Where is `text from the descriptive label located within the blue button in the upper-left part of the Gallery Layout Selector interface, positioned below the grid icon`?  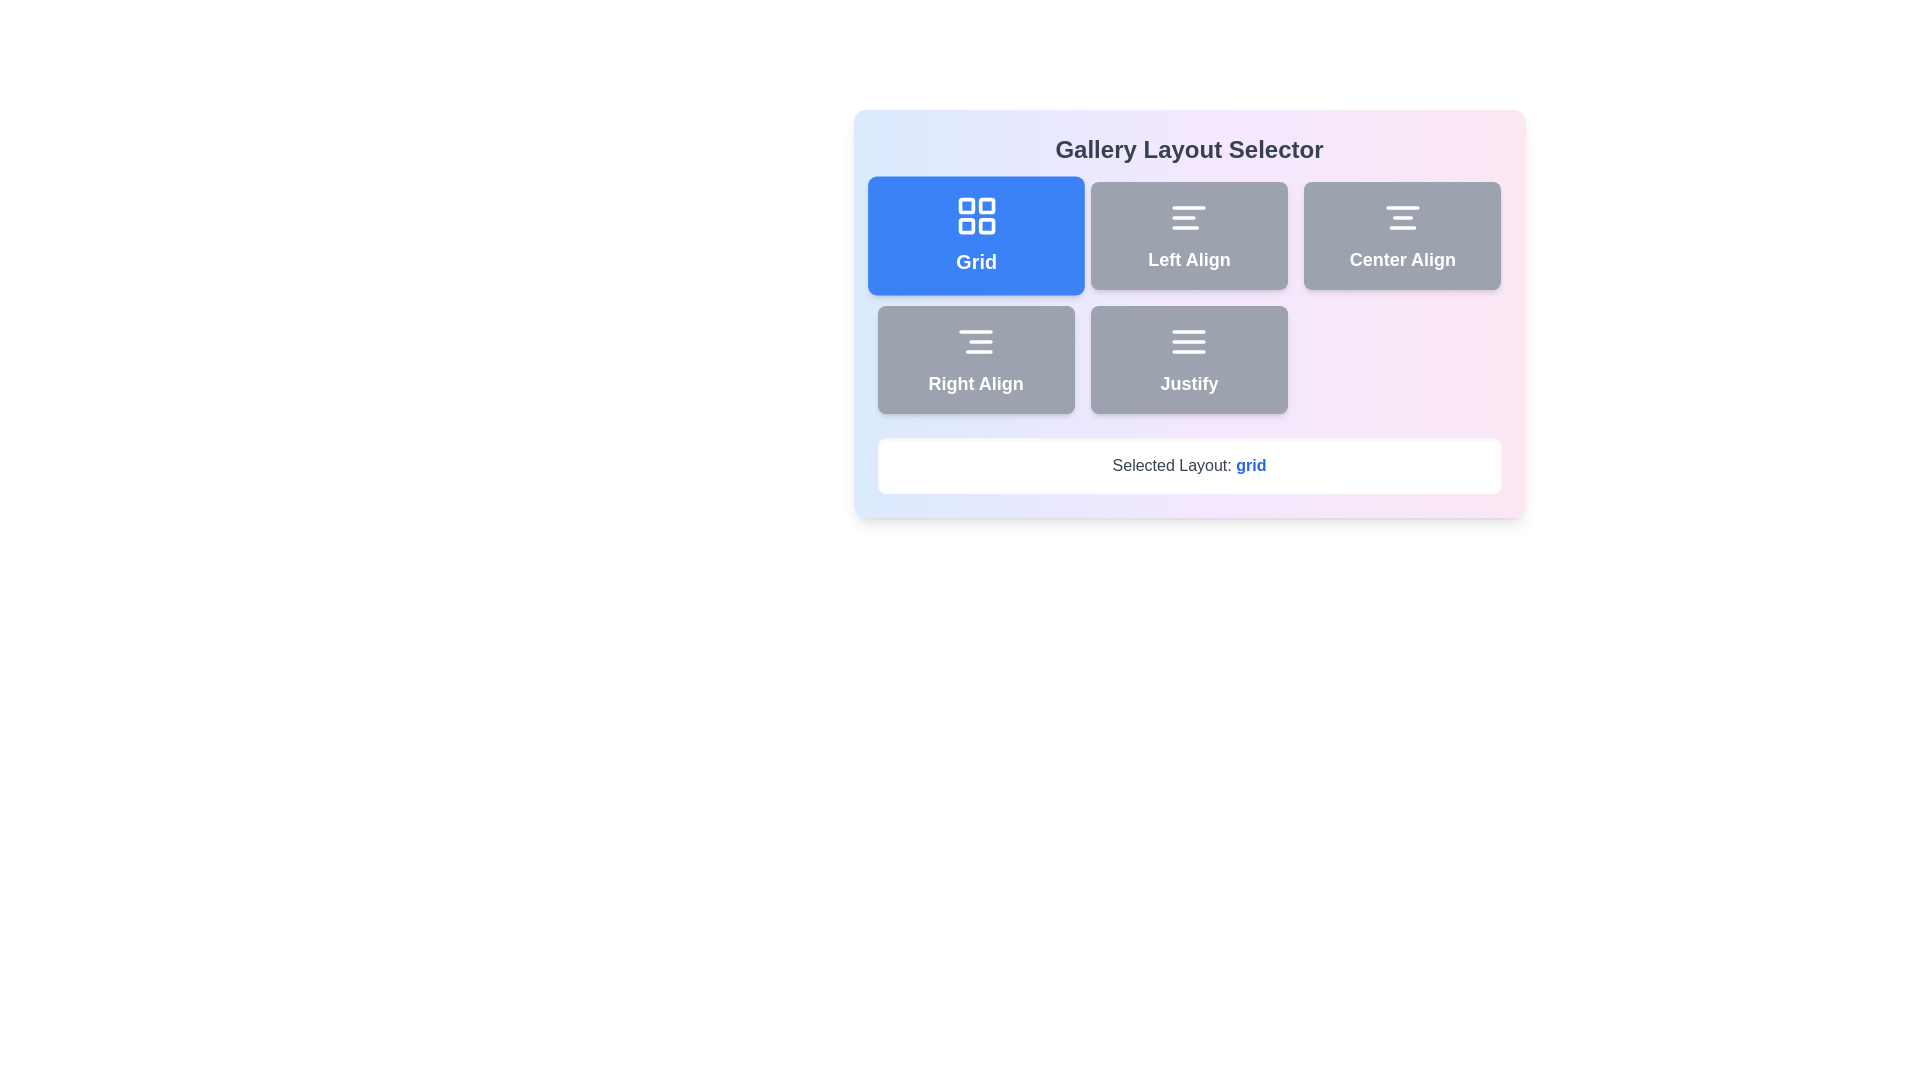
text from the descriptive label located within the blue button in the upper-left part of the Gallery Layout Selector interface, positioned below the grid icon is located at coordinates (976, 261).